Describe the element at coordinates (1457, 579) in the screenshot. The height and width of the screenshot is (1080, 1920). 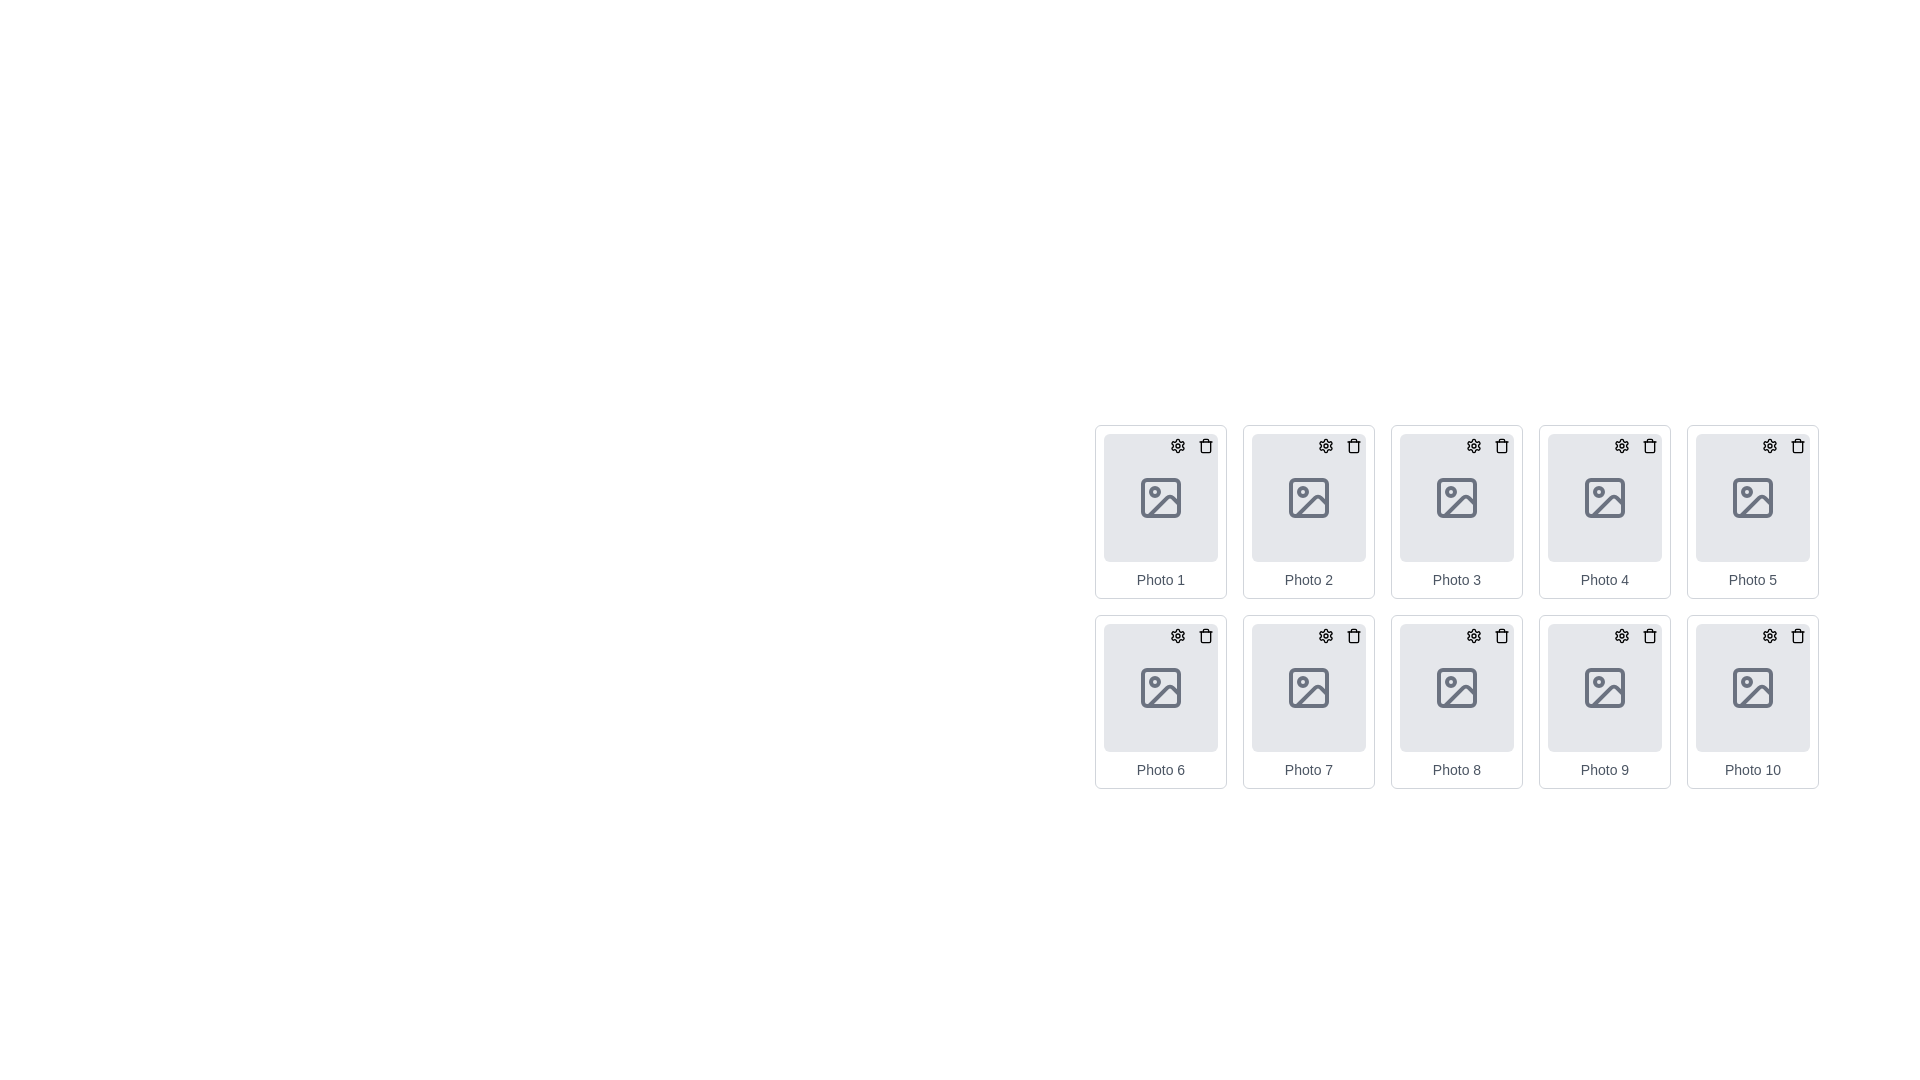
I see `the text label displaying 'Photo 3', which is styled with a small font size and gray color, located beneath a photo placeholder icon in the third position of a horizontal list of photo elements` at that location.